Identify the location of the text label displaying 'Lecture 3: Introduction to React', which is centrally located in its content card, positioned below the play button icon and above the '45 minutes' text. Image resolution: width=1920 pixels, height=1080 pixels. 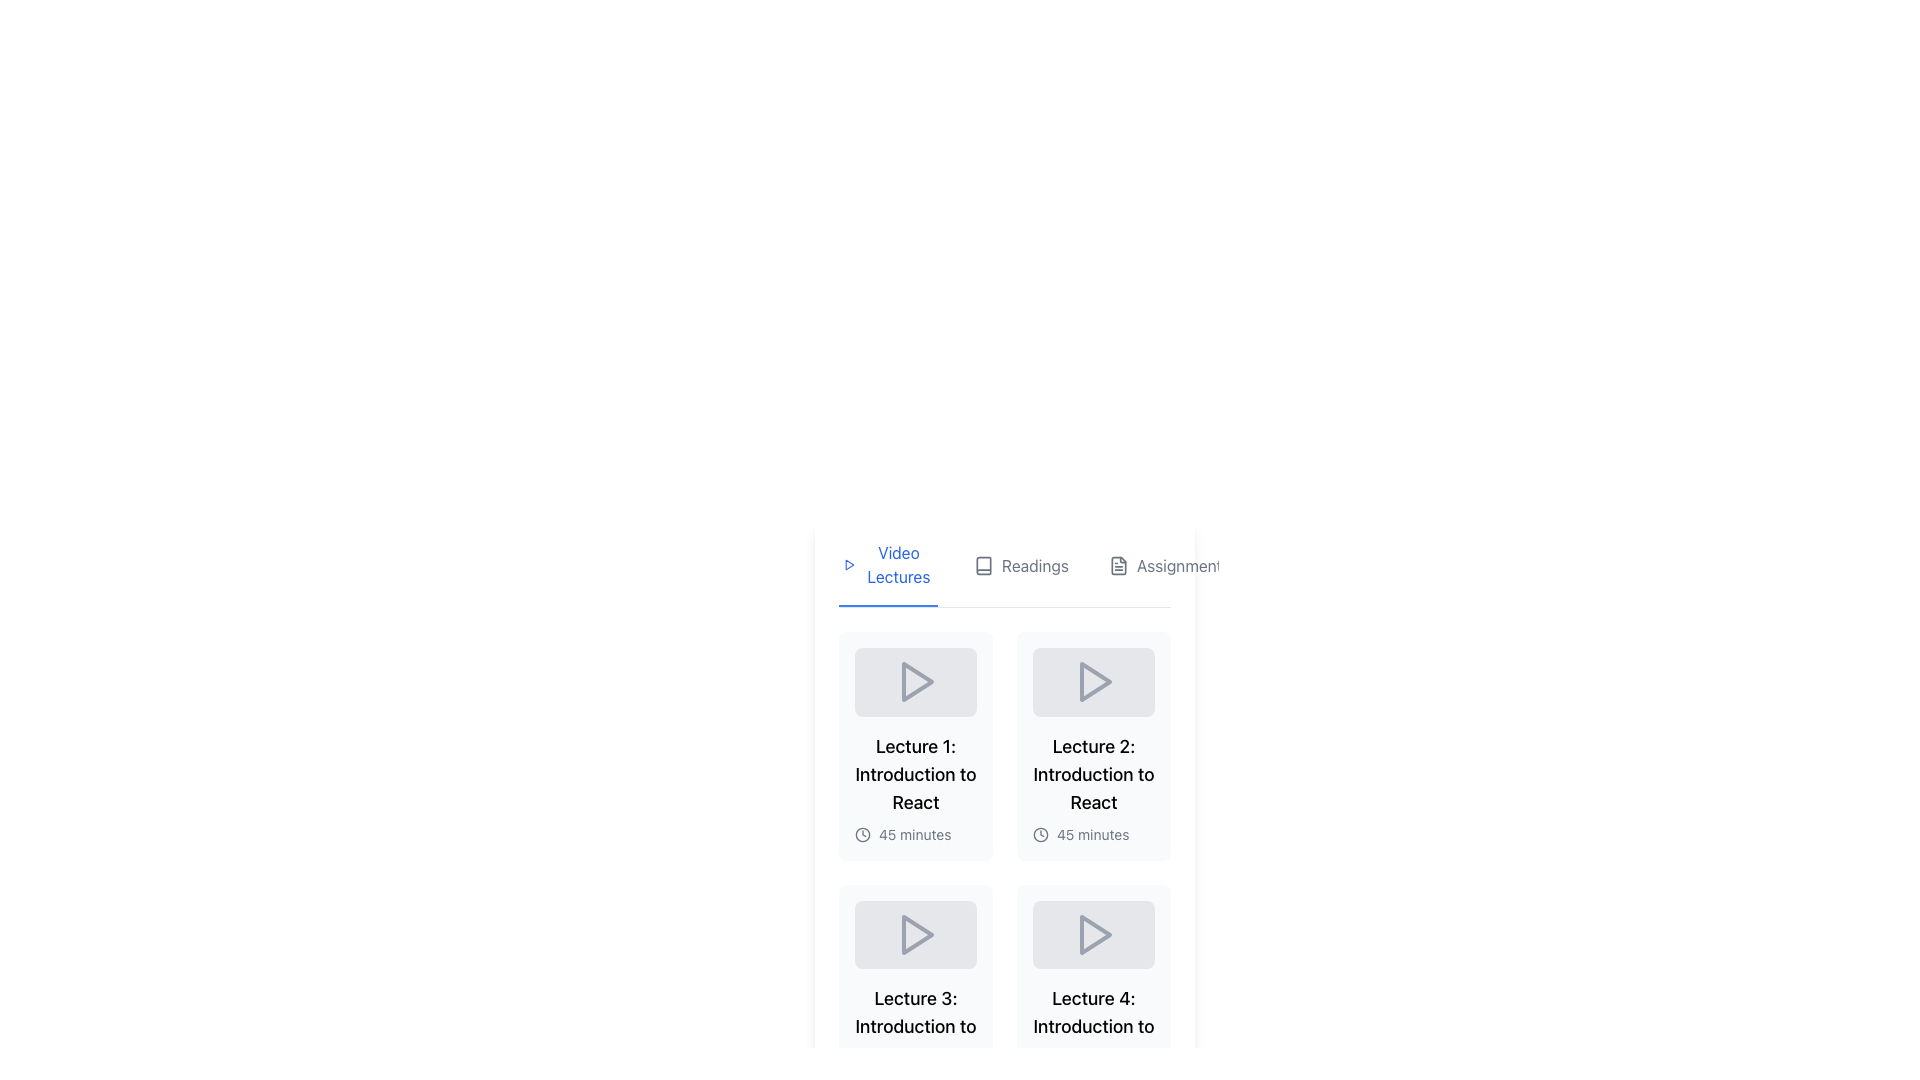
(915, 1026).